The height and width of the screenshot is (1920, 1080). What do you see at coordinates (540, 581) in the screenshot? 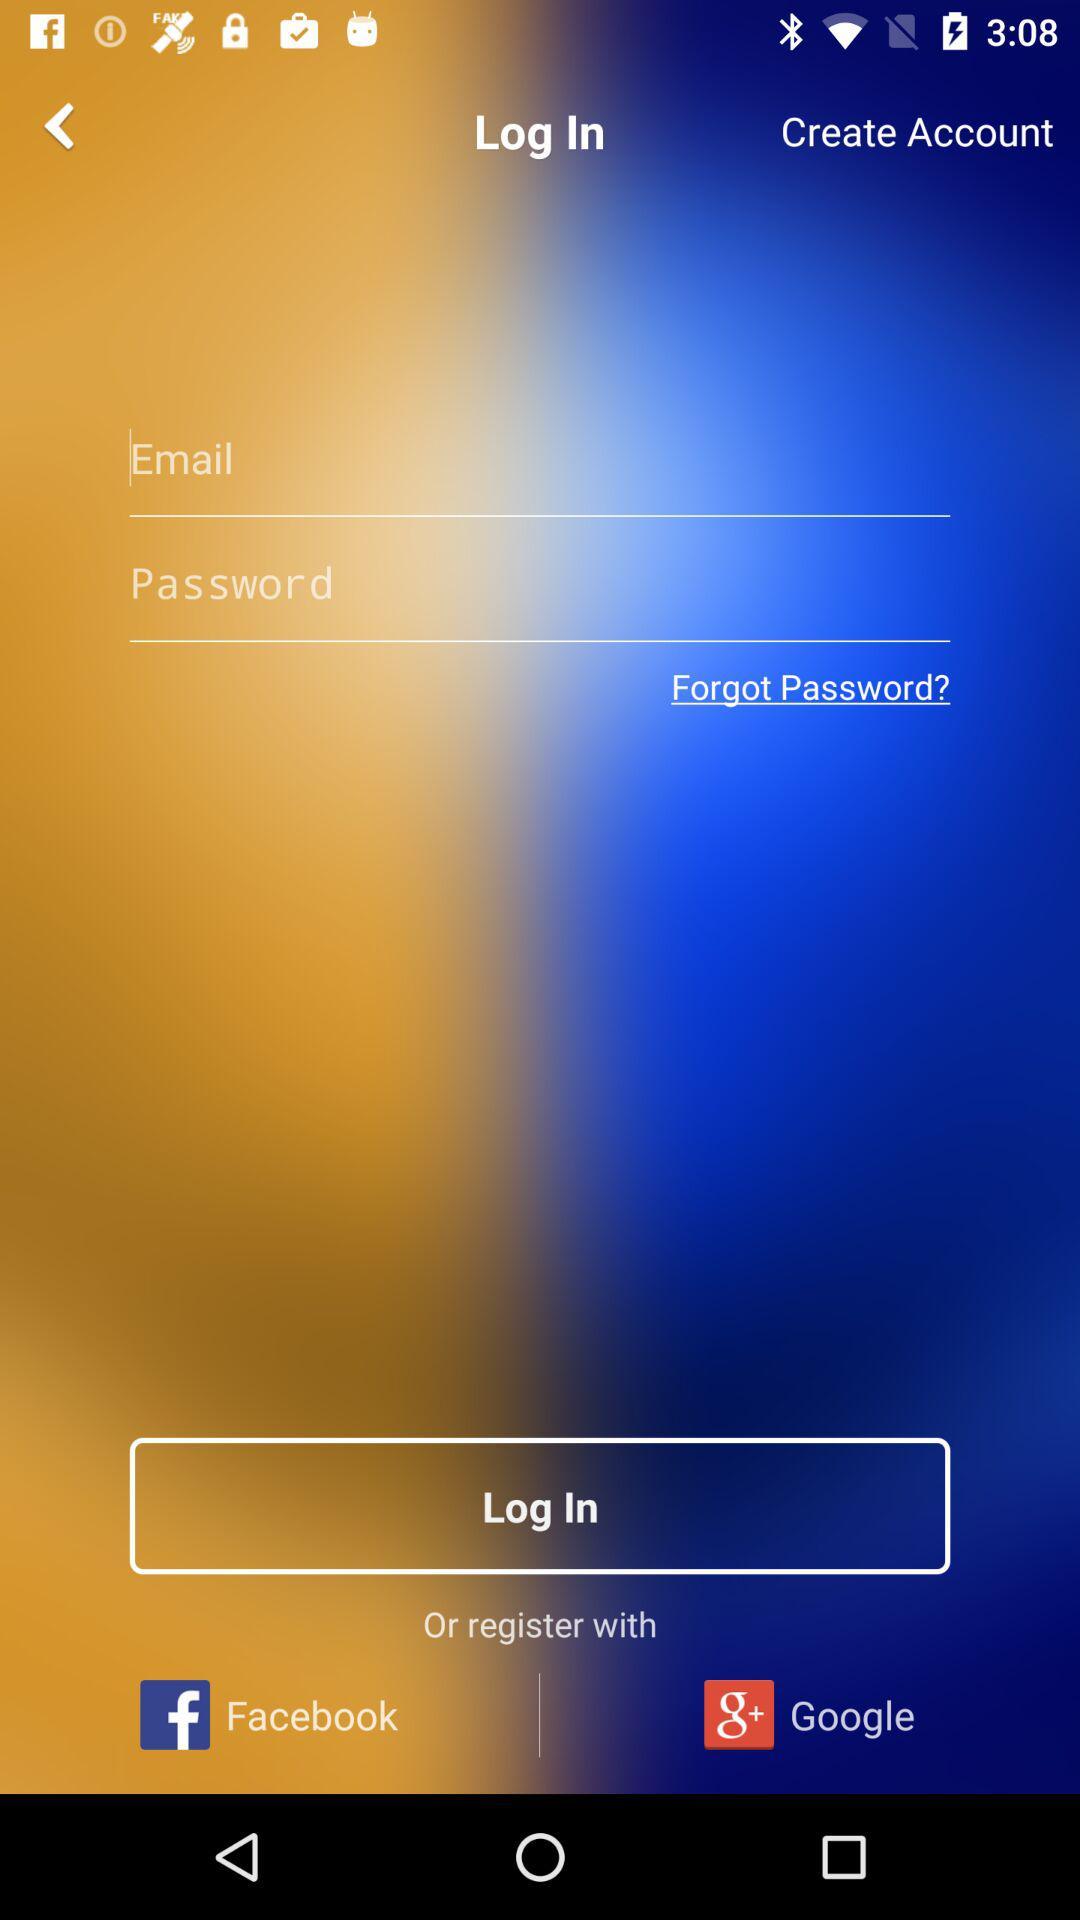
I see `password` at bounding box center [540, 581].